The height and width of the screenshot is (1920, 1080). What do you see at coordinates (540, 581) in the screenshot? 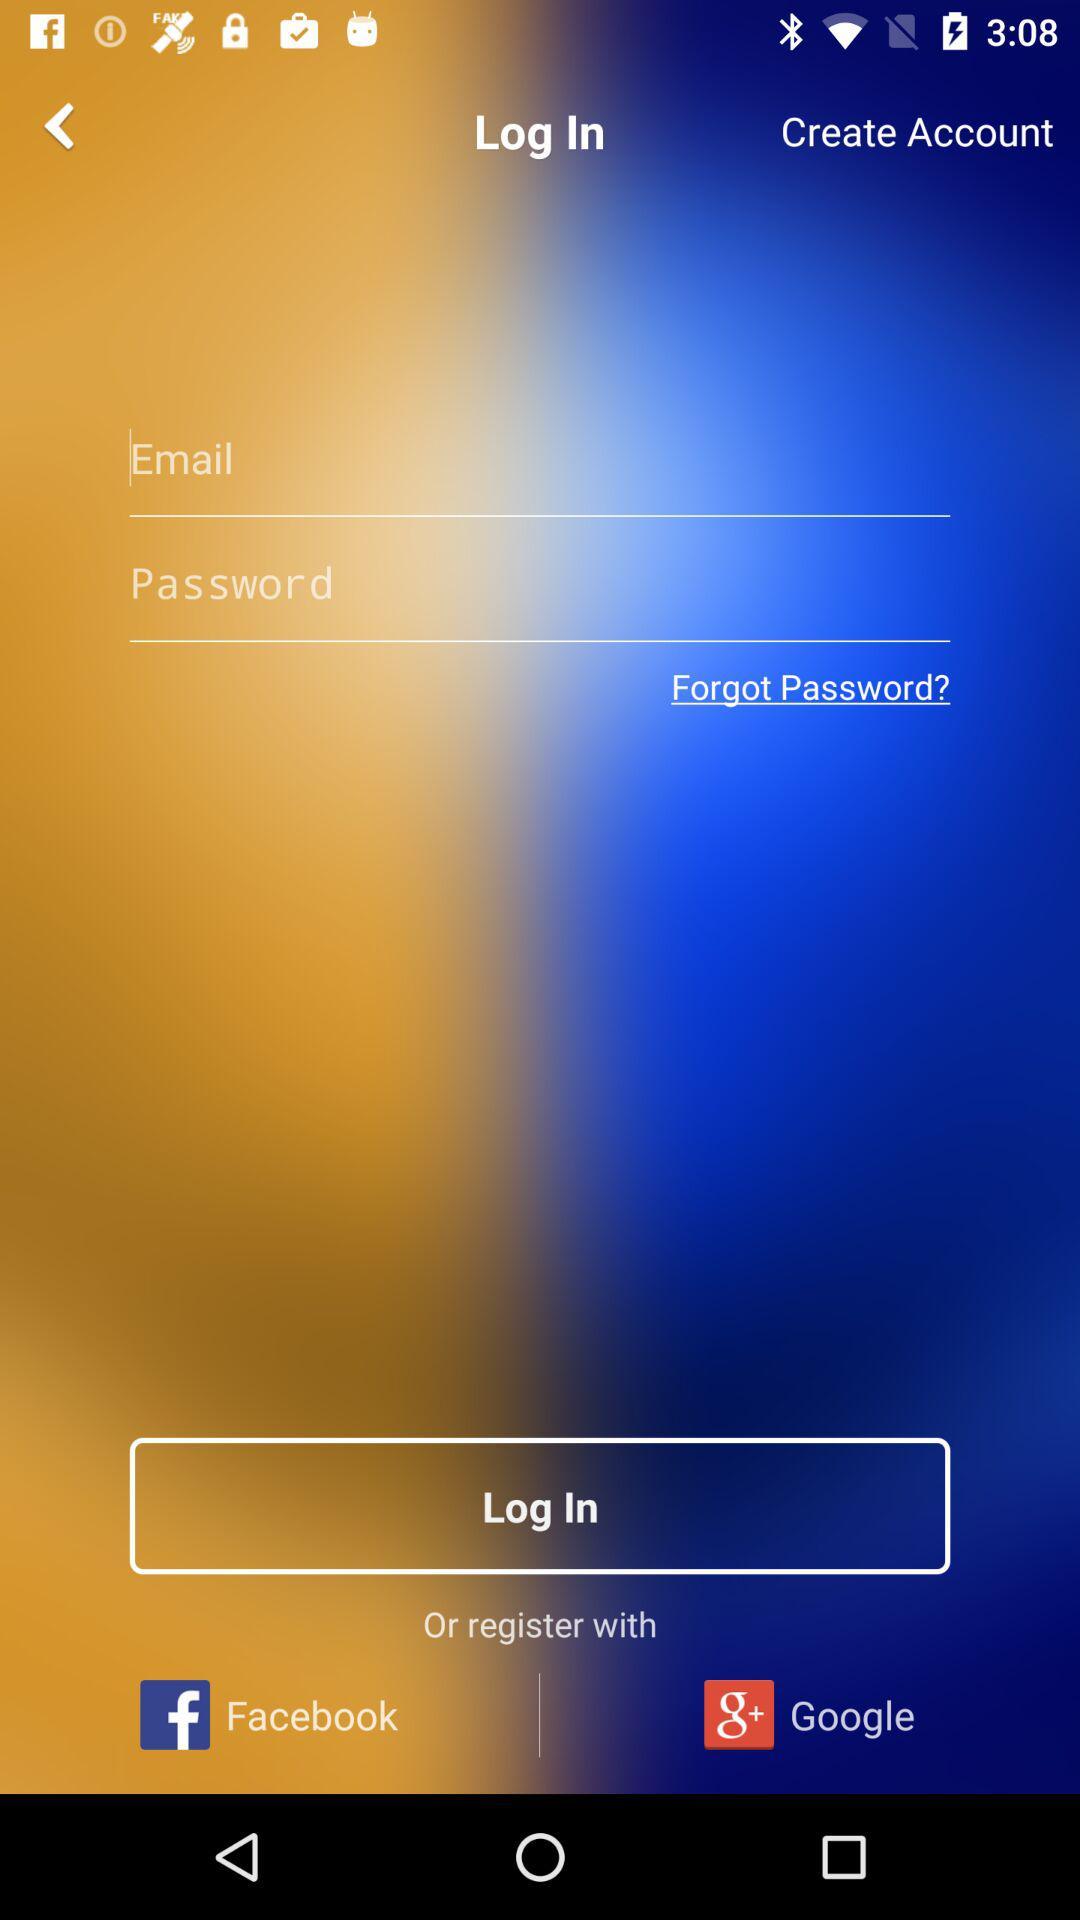
I see `password` at bounding box center [540, 581].